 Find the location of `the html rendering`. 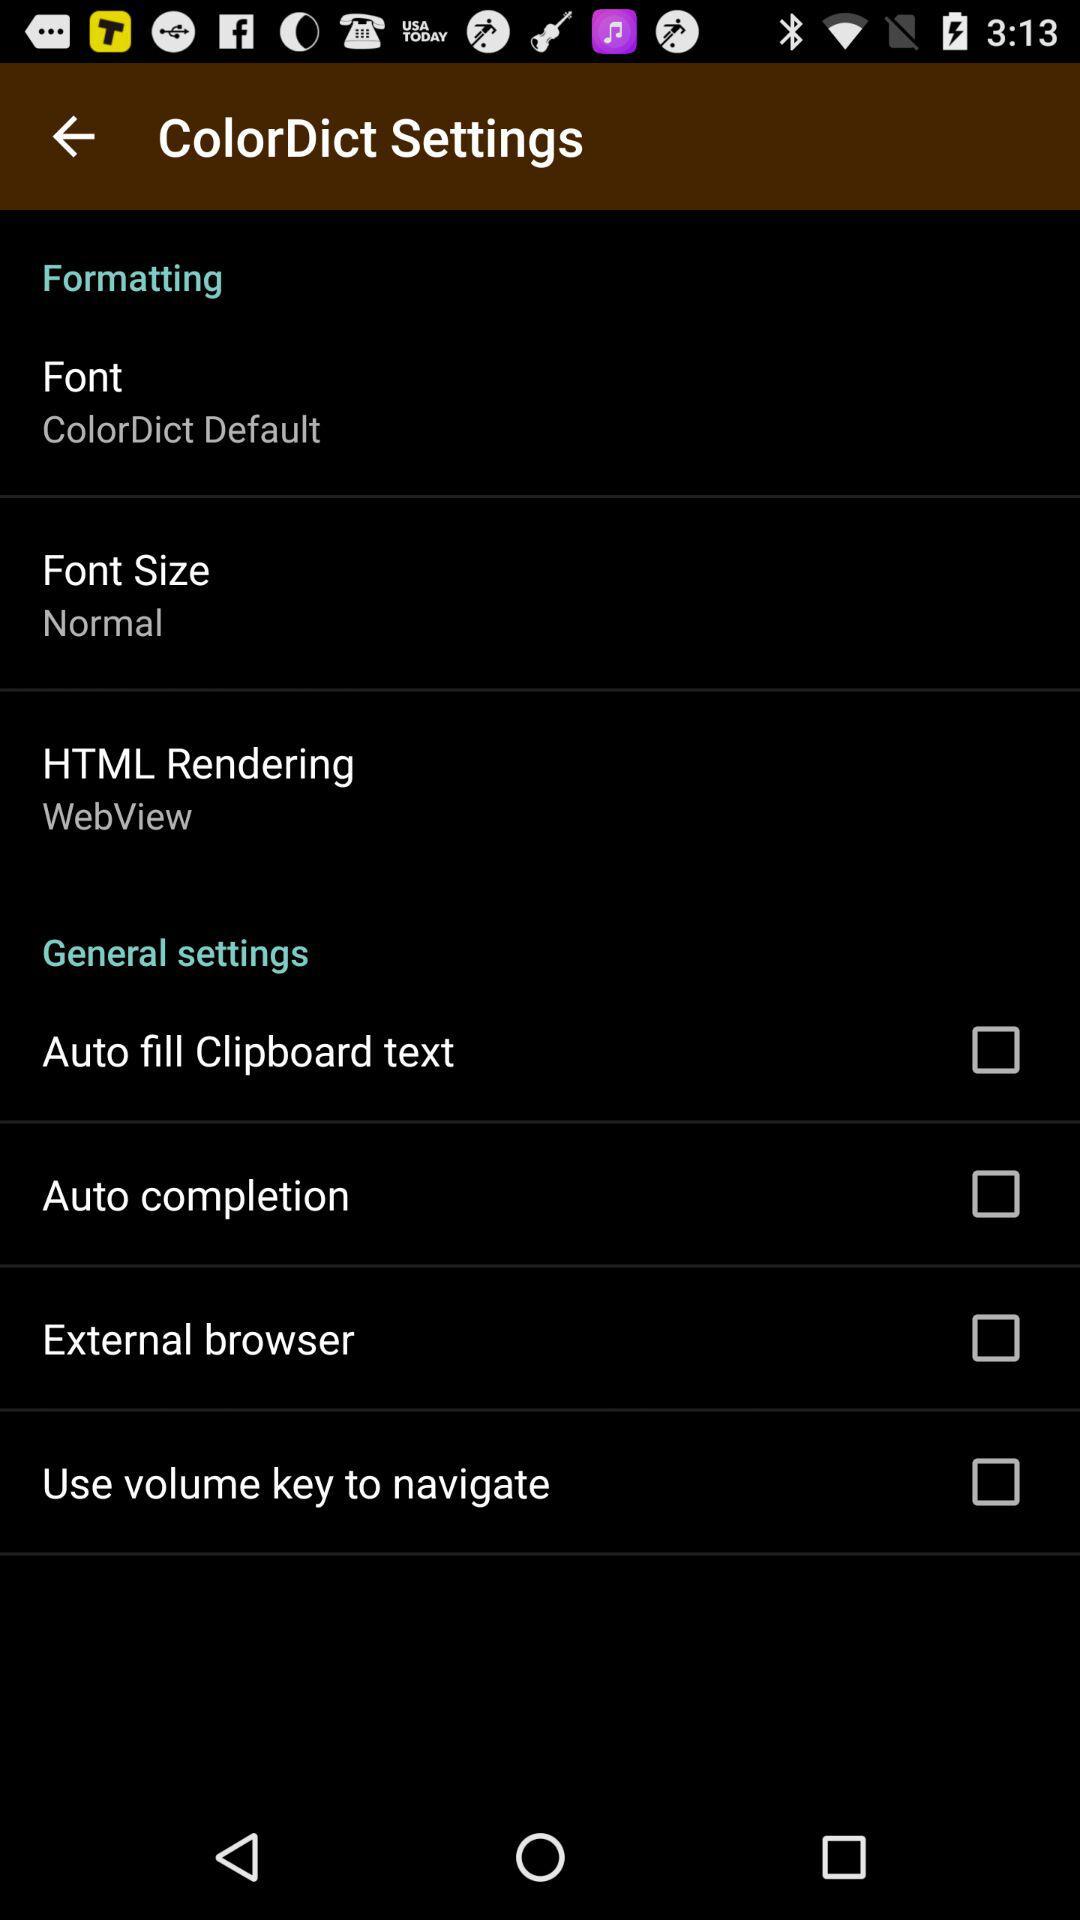

the html rendering is located at coordinates (198, 761).